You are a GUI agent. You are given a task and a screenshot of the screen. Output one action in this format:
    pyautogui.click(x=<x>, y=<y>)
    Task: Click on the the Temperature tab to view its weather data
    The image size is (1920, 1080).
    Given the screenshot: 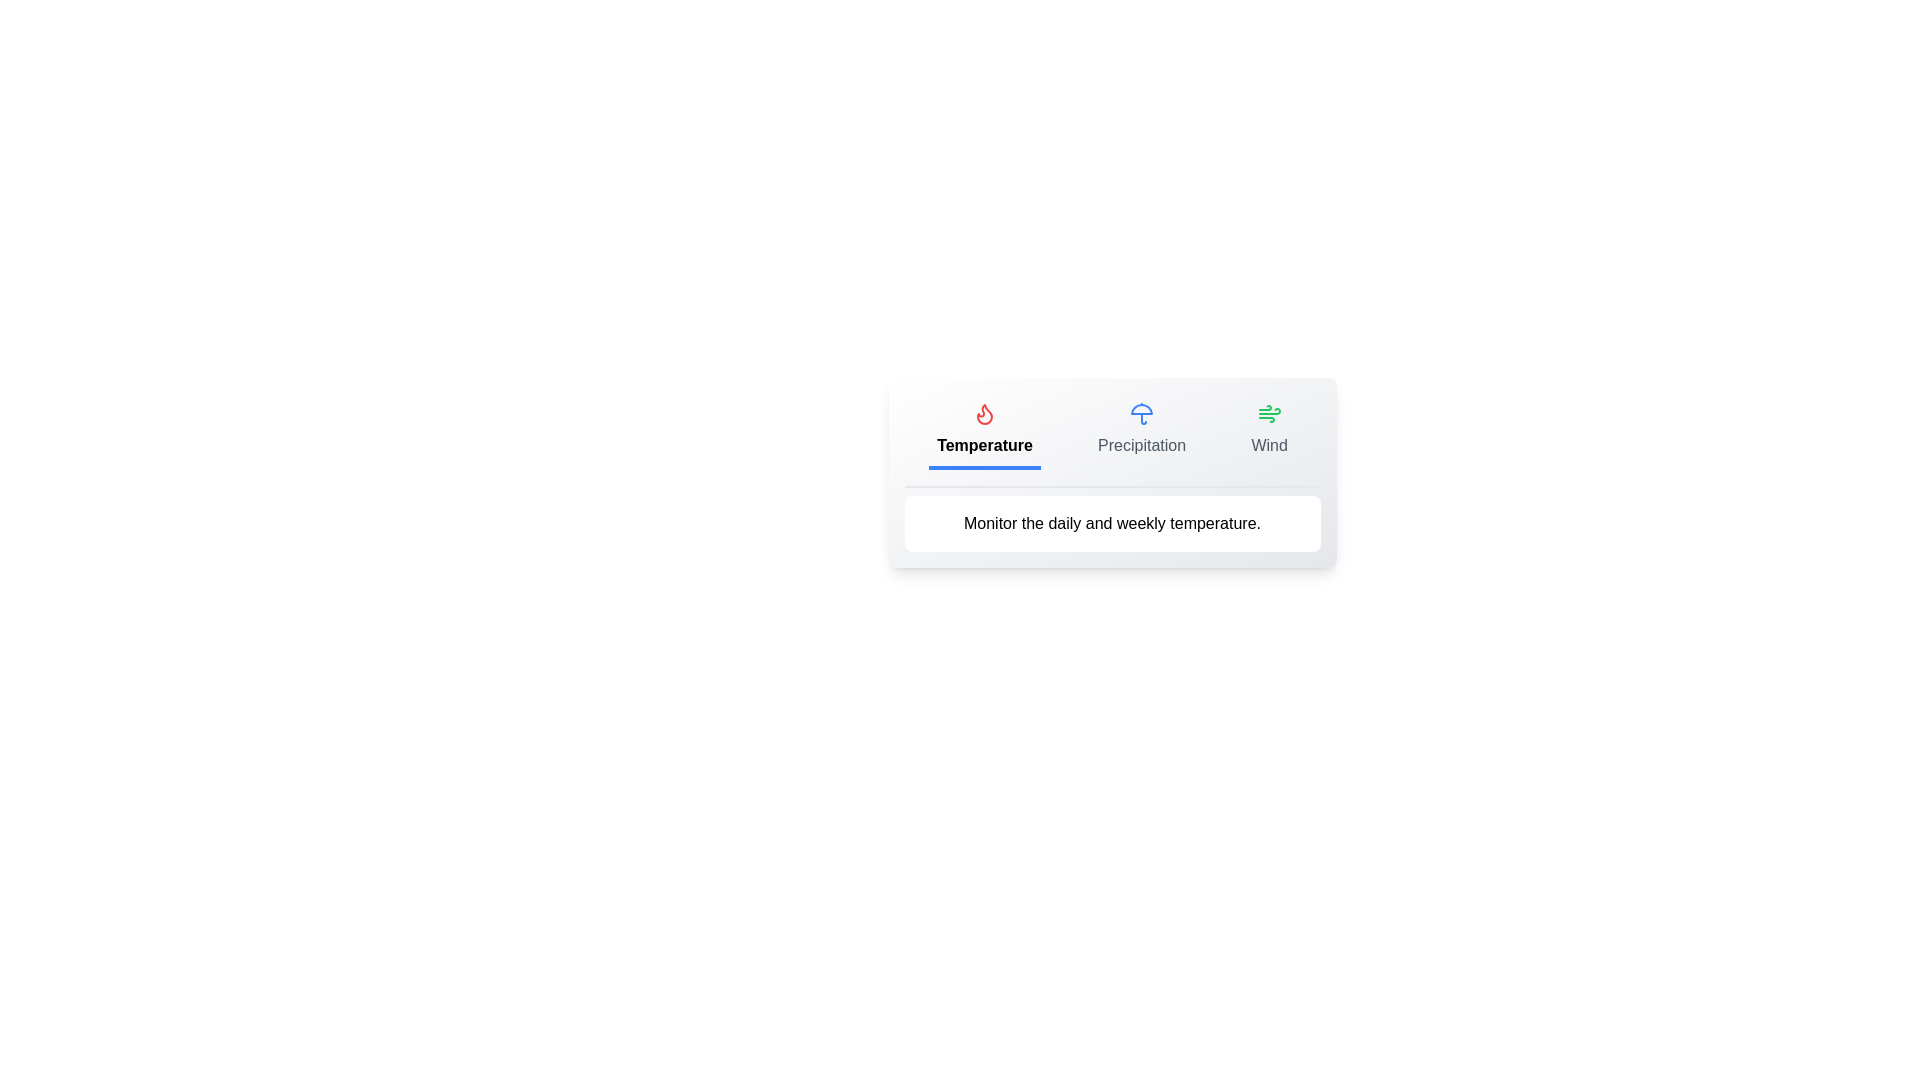 What is the action you would take?
    pyautogui.click(x=984, y=431)
    